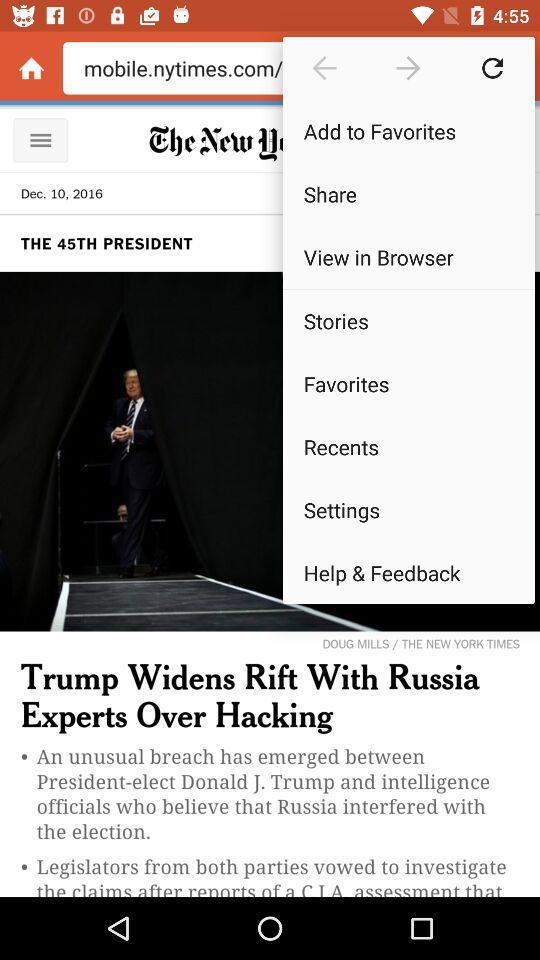 Image resolution: width=540 pixels, height=960 pixels. I want to click on the add to favorites, so click(407, 130).